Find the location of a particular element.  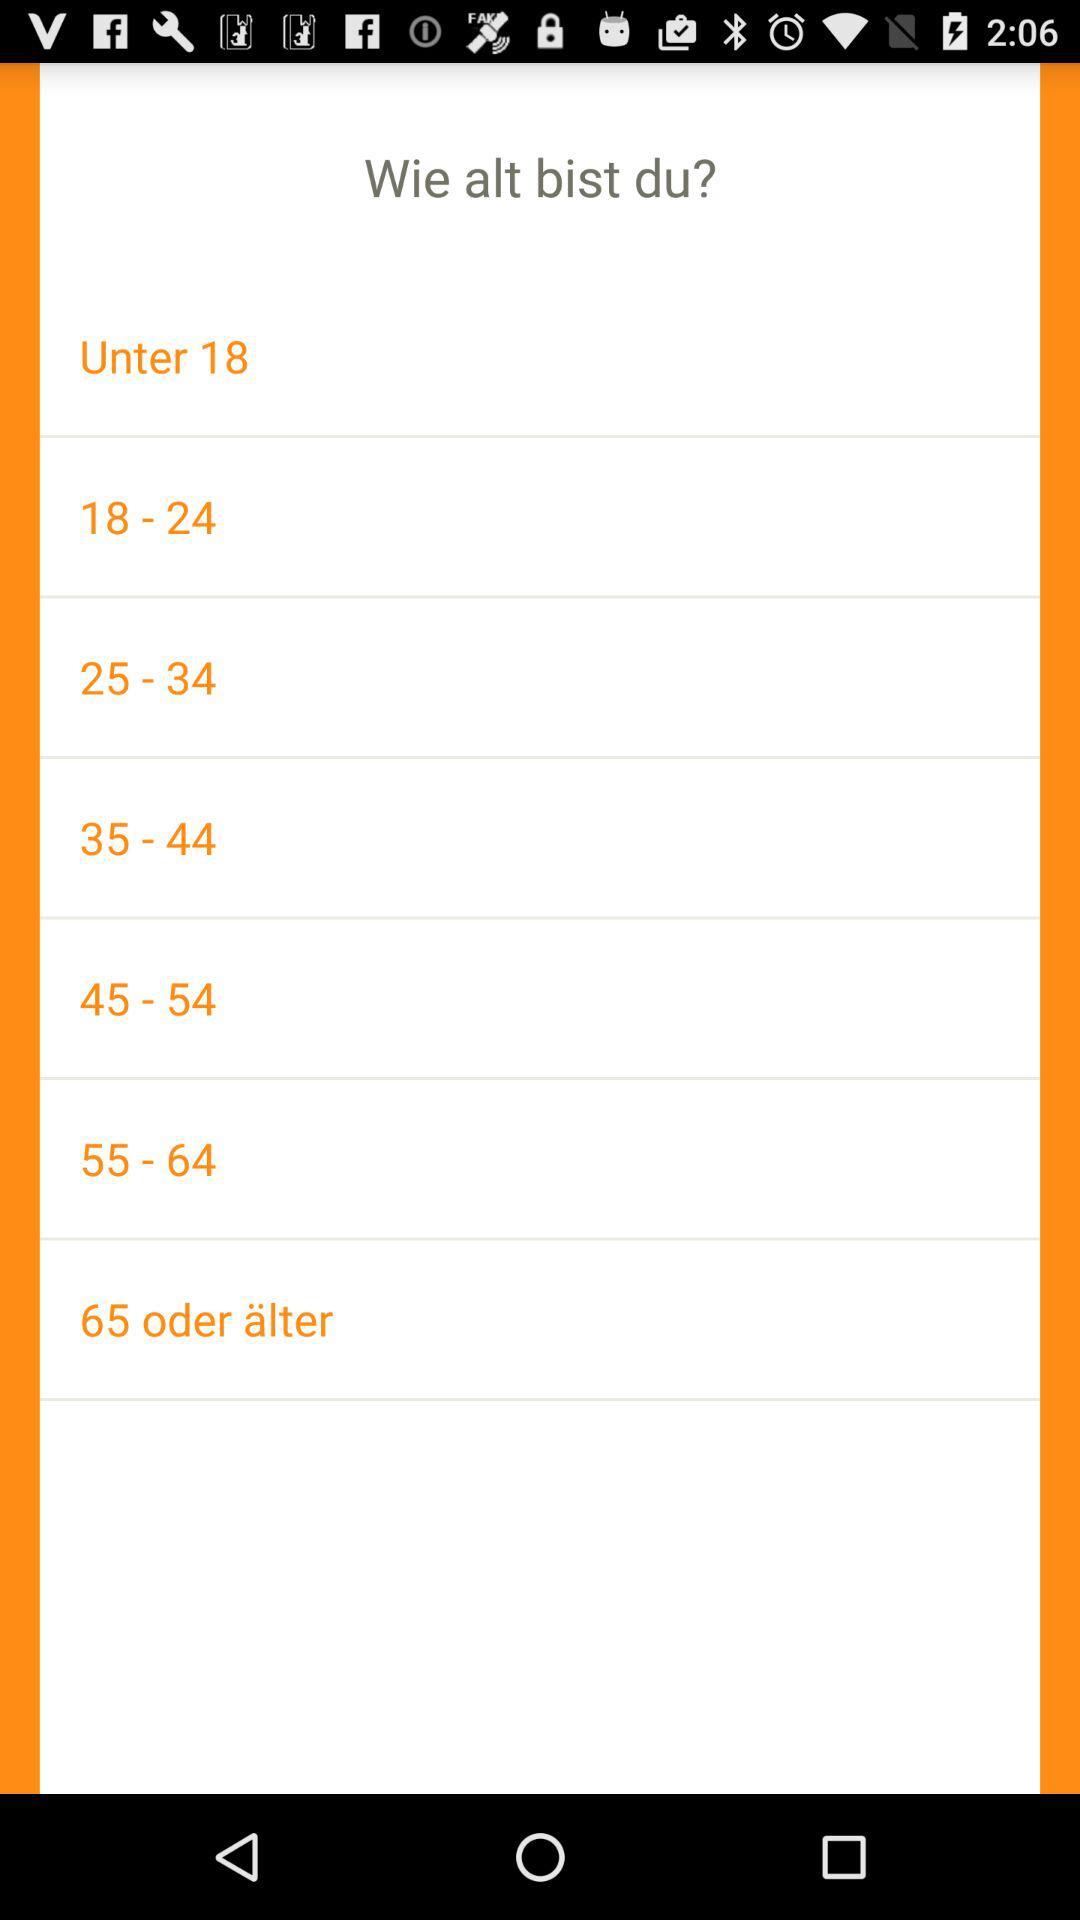

the 18 - 24 item is located at coordinates (540, 516).